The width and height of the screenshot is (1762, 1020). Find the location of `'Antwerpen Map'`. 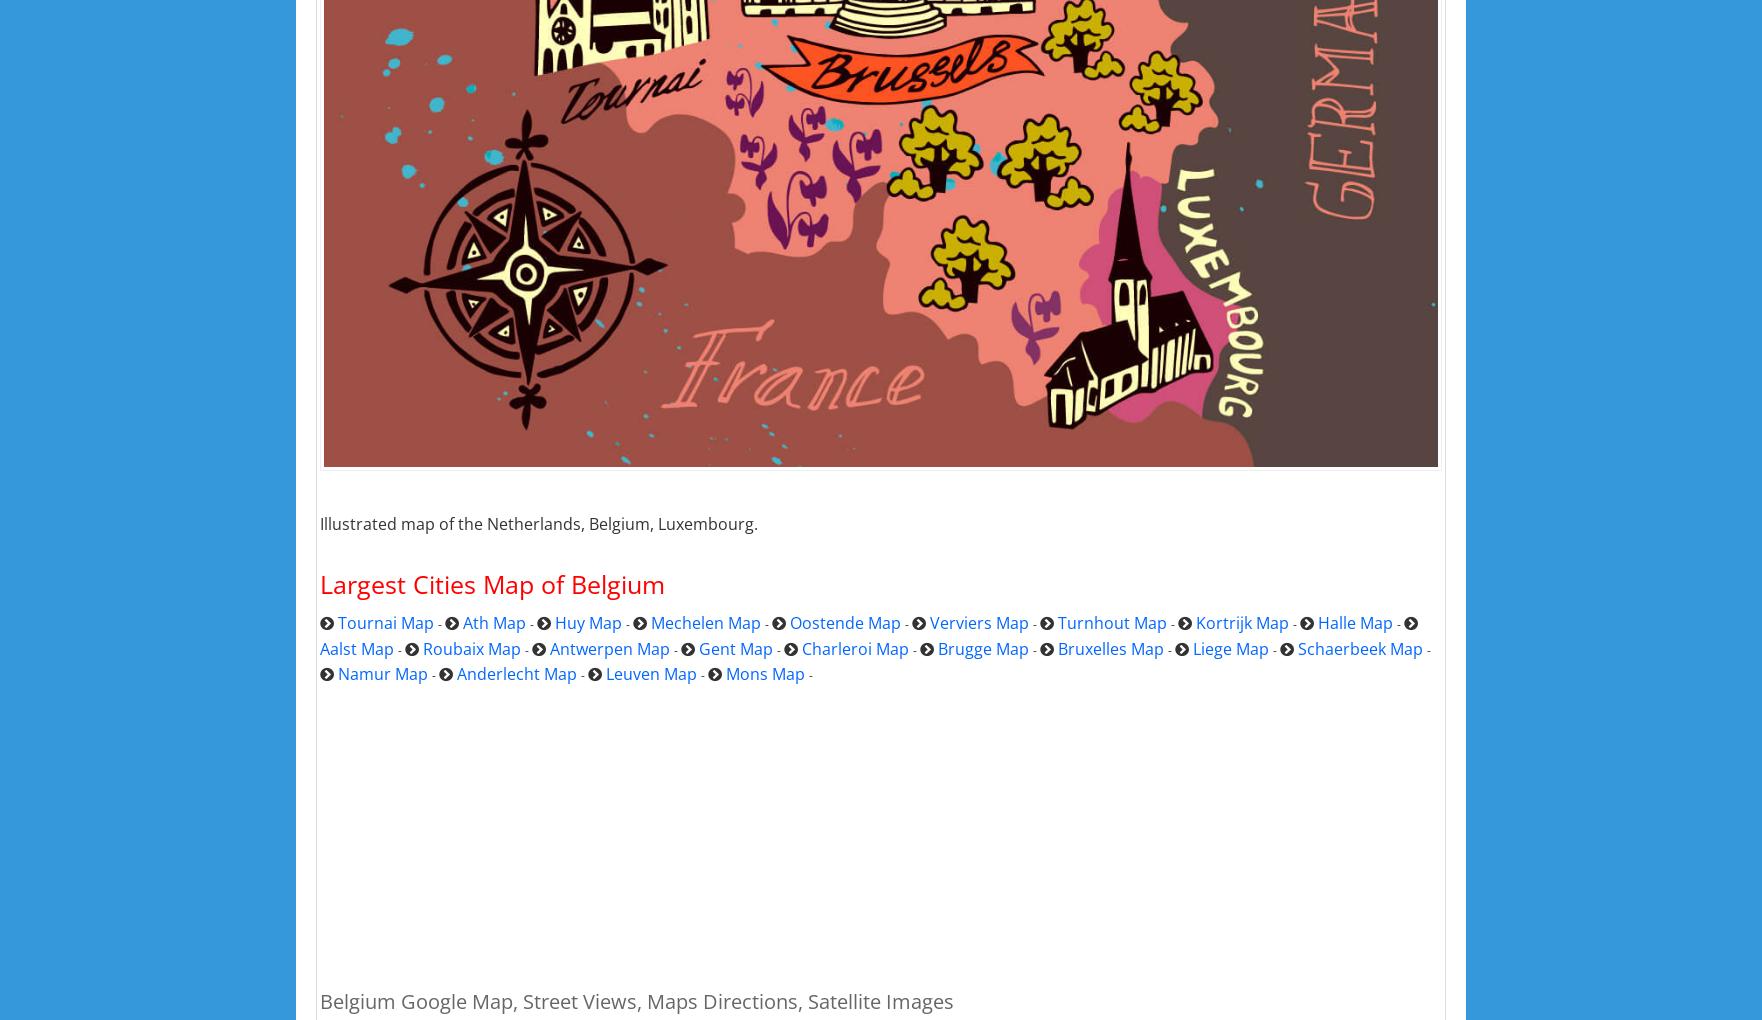

'Antwerpen Map' is located at coordinates (609, 648).